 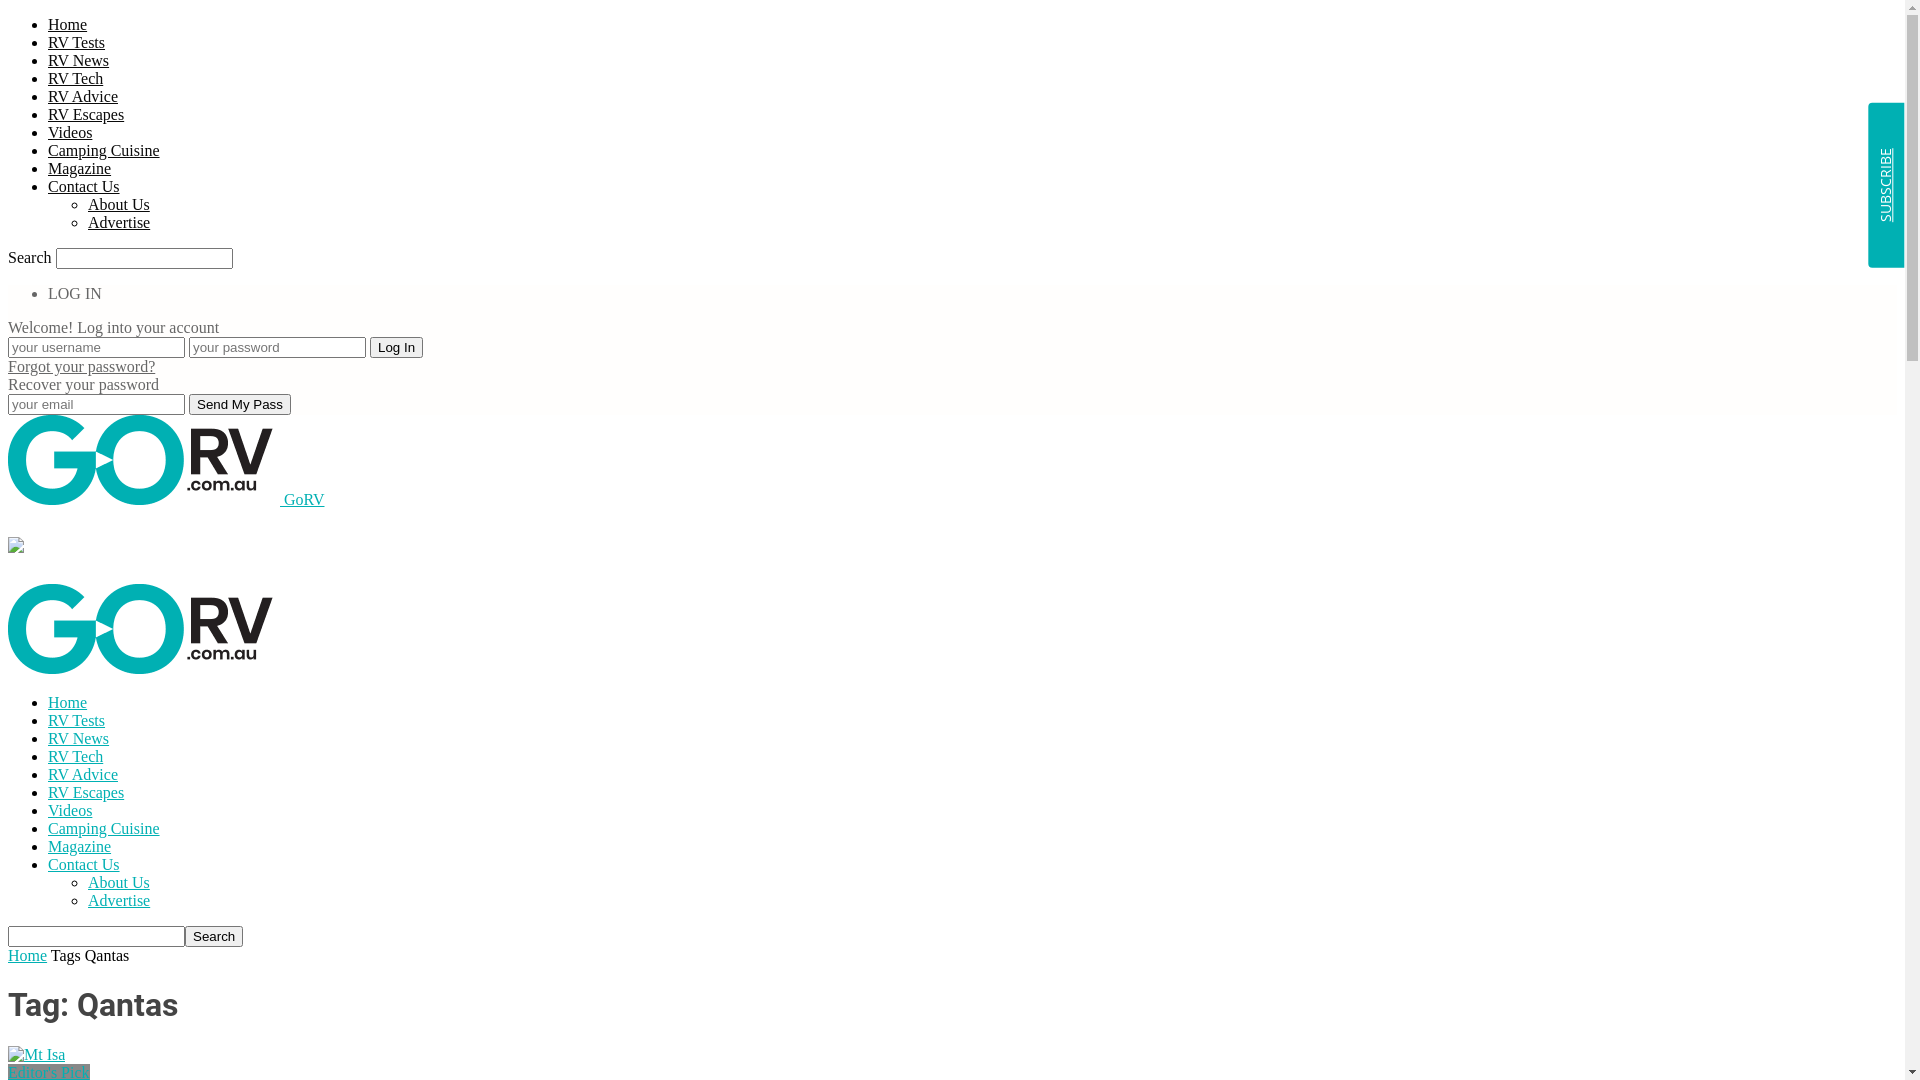 What do you see at coordinates (214, 936) in the screenshot?
I see `'Search'` at bounding box center [214, 936].